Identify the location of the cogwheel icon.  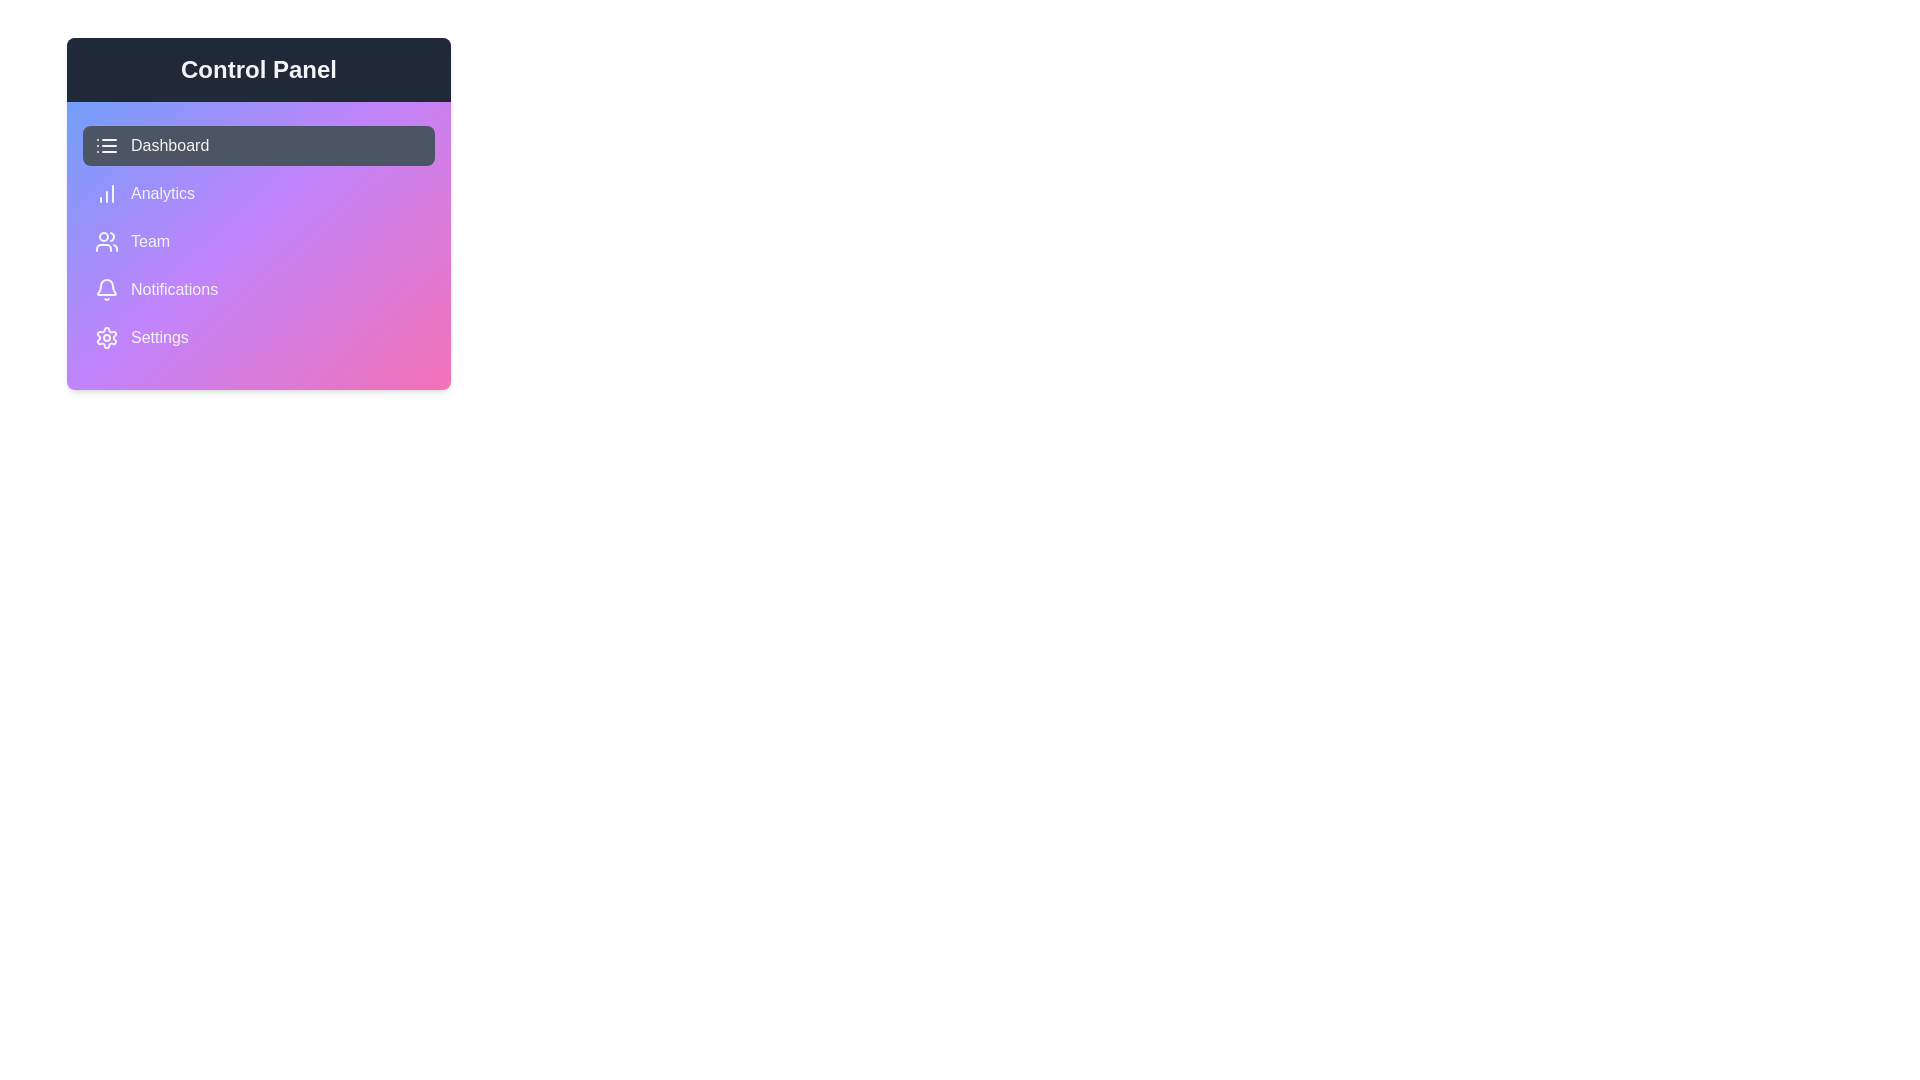
(105, 337).